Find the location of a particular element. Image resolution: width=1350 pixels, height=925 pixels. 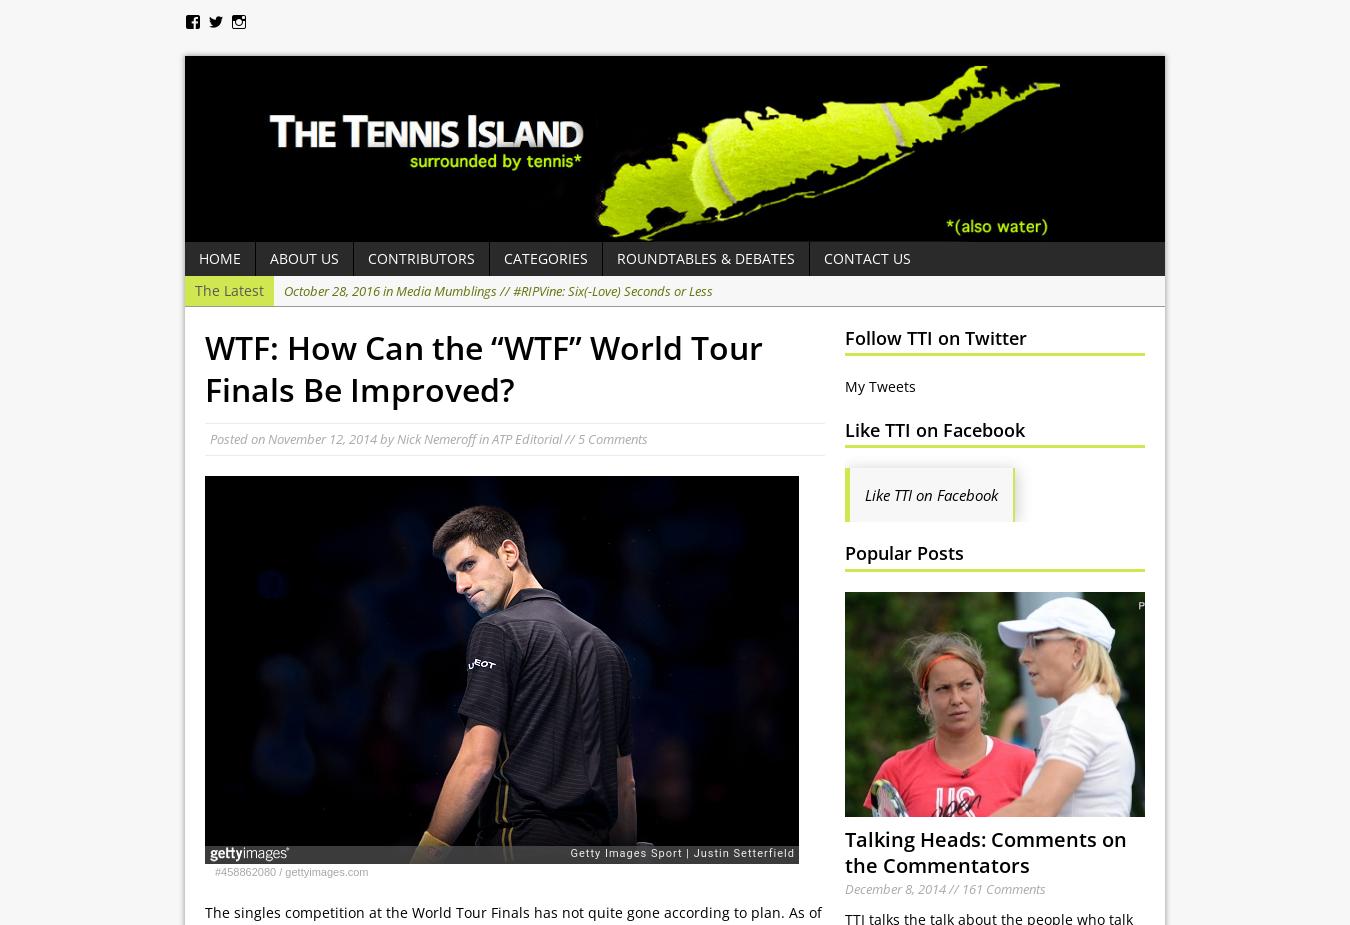

'Posted on' is located at coordinates (237, 438).